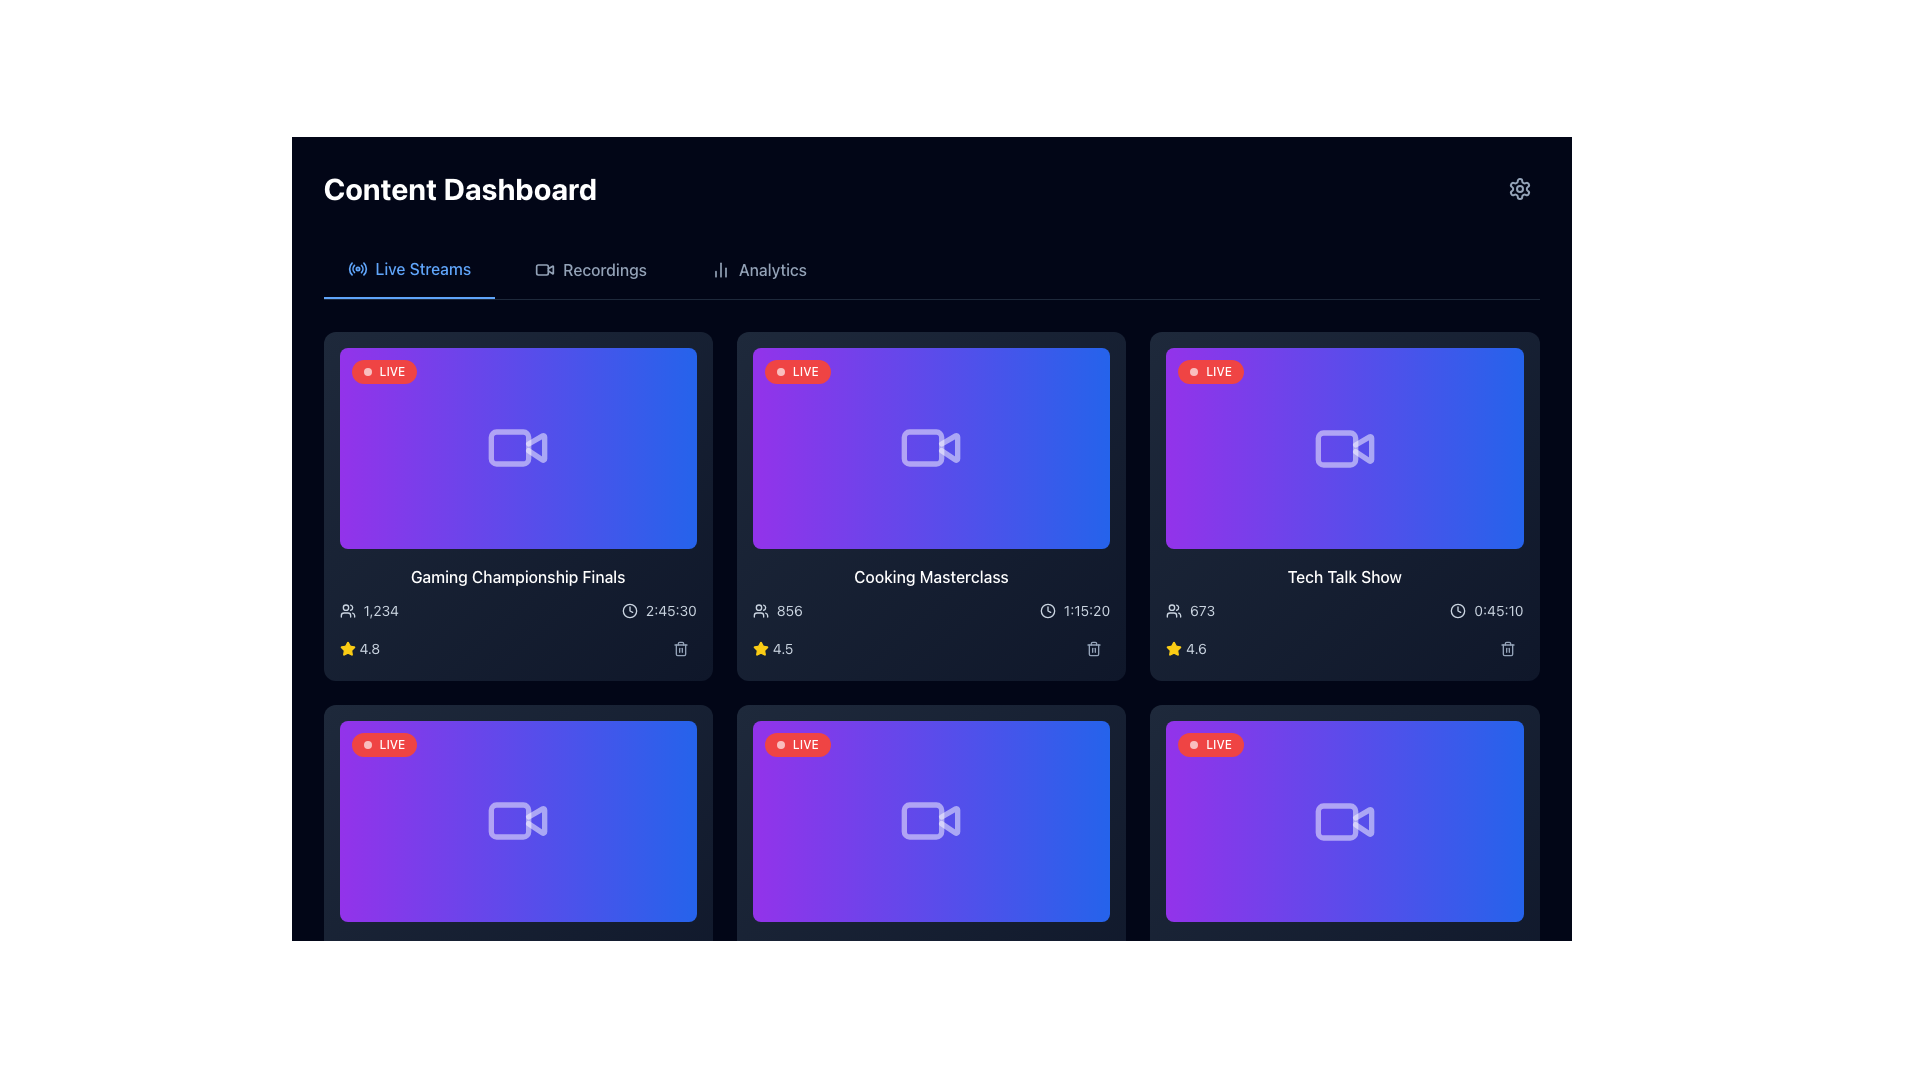 The height and width of the screenshot is (1080, 1920). I want to click on the user icon, which is a small black outline of two human figures located near the bottom-left corner of the first card in the grid, just to the left of the numerical text '1,234', so click(347, 609).